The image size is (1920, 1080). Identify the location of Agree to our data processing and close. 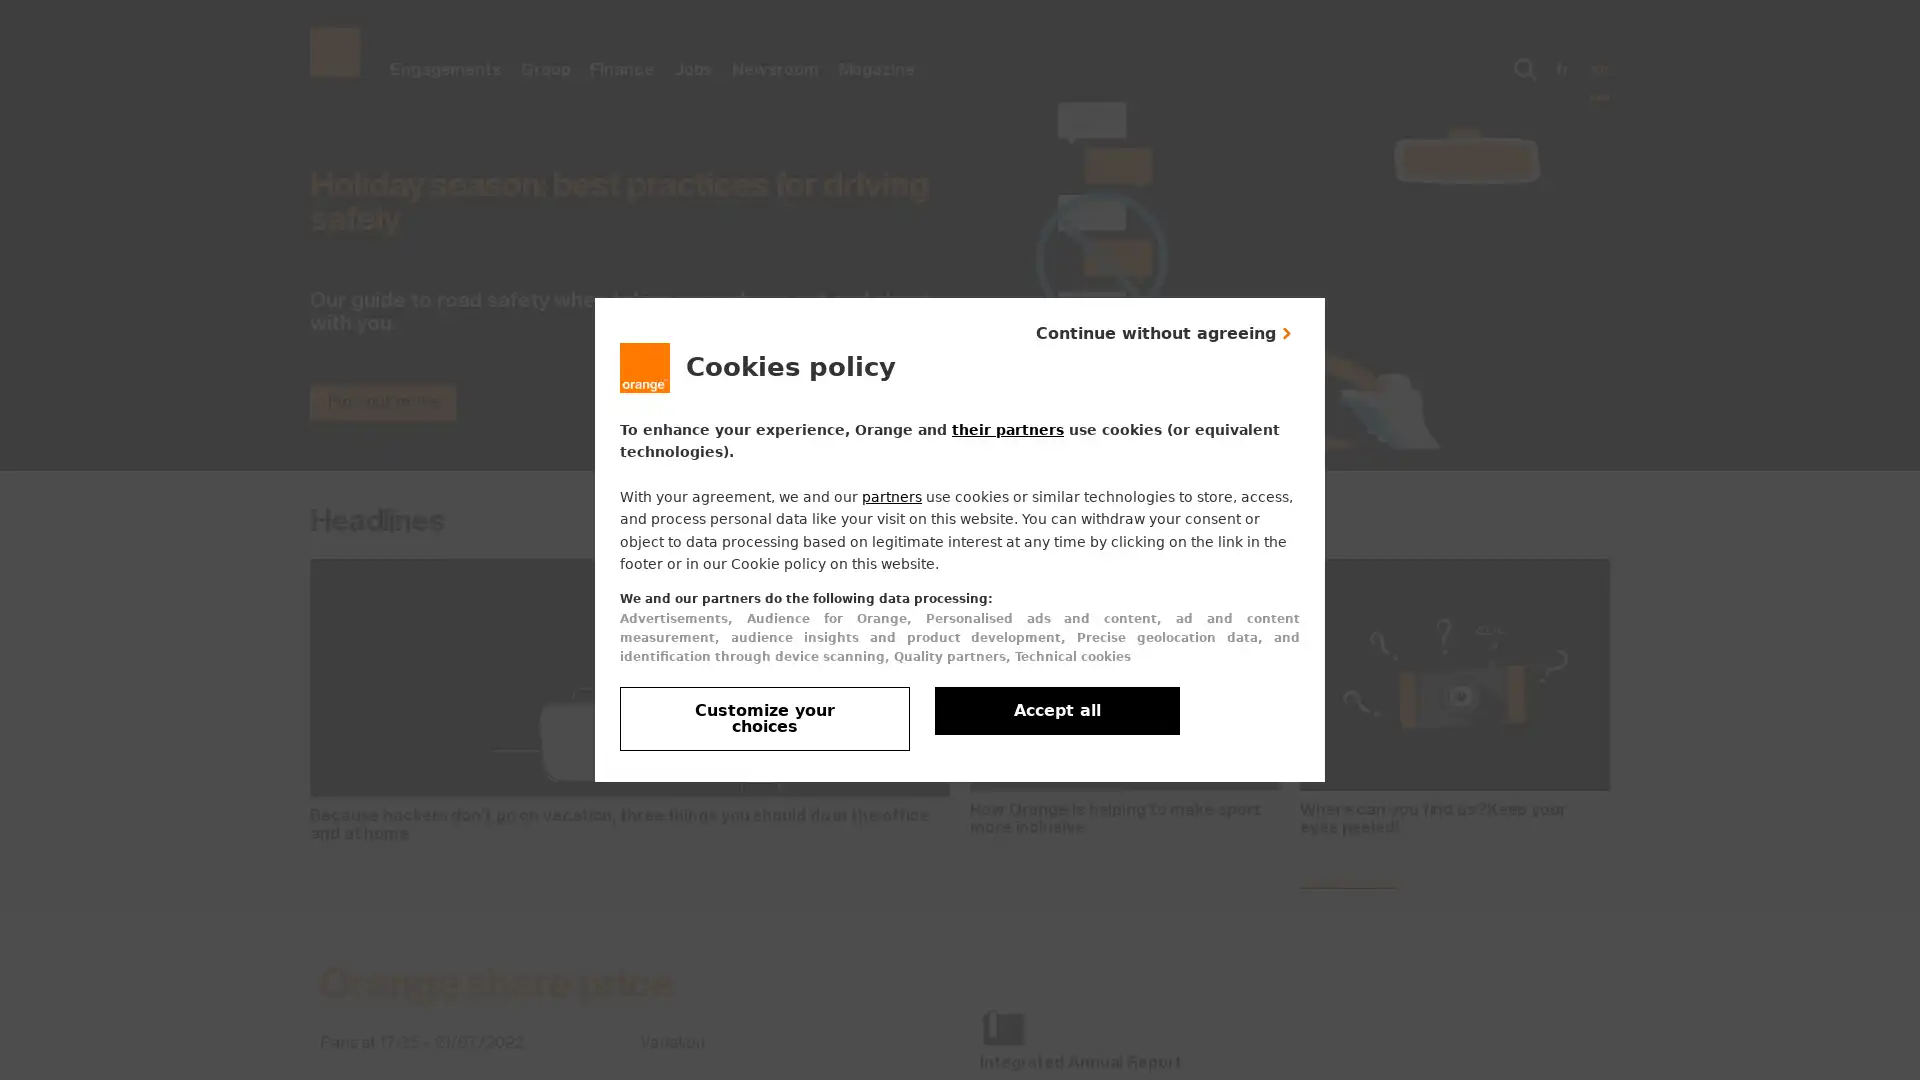
(1056, 709).